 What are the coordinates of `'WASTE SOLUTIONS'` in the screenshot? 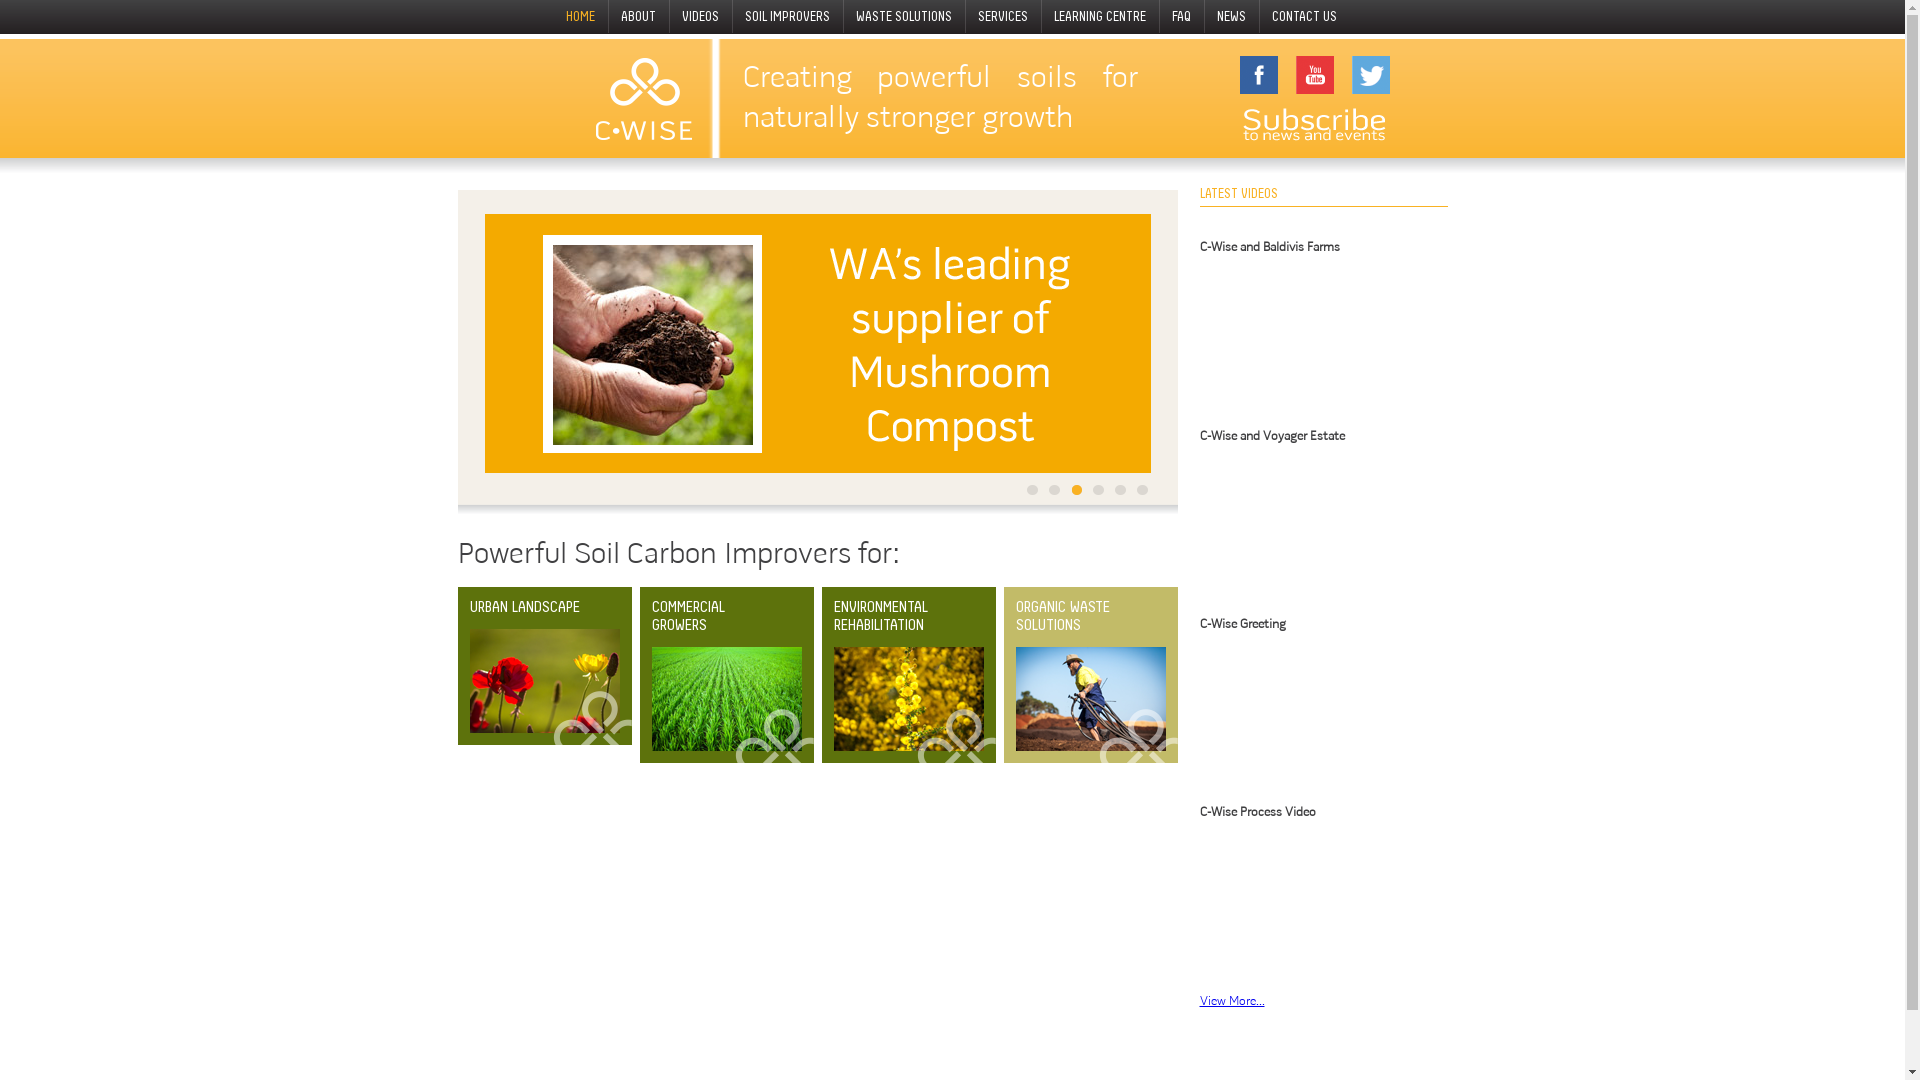 It's located at (844, 16).